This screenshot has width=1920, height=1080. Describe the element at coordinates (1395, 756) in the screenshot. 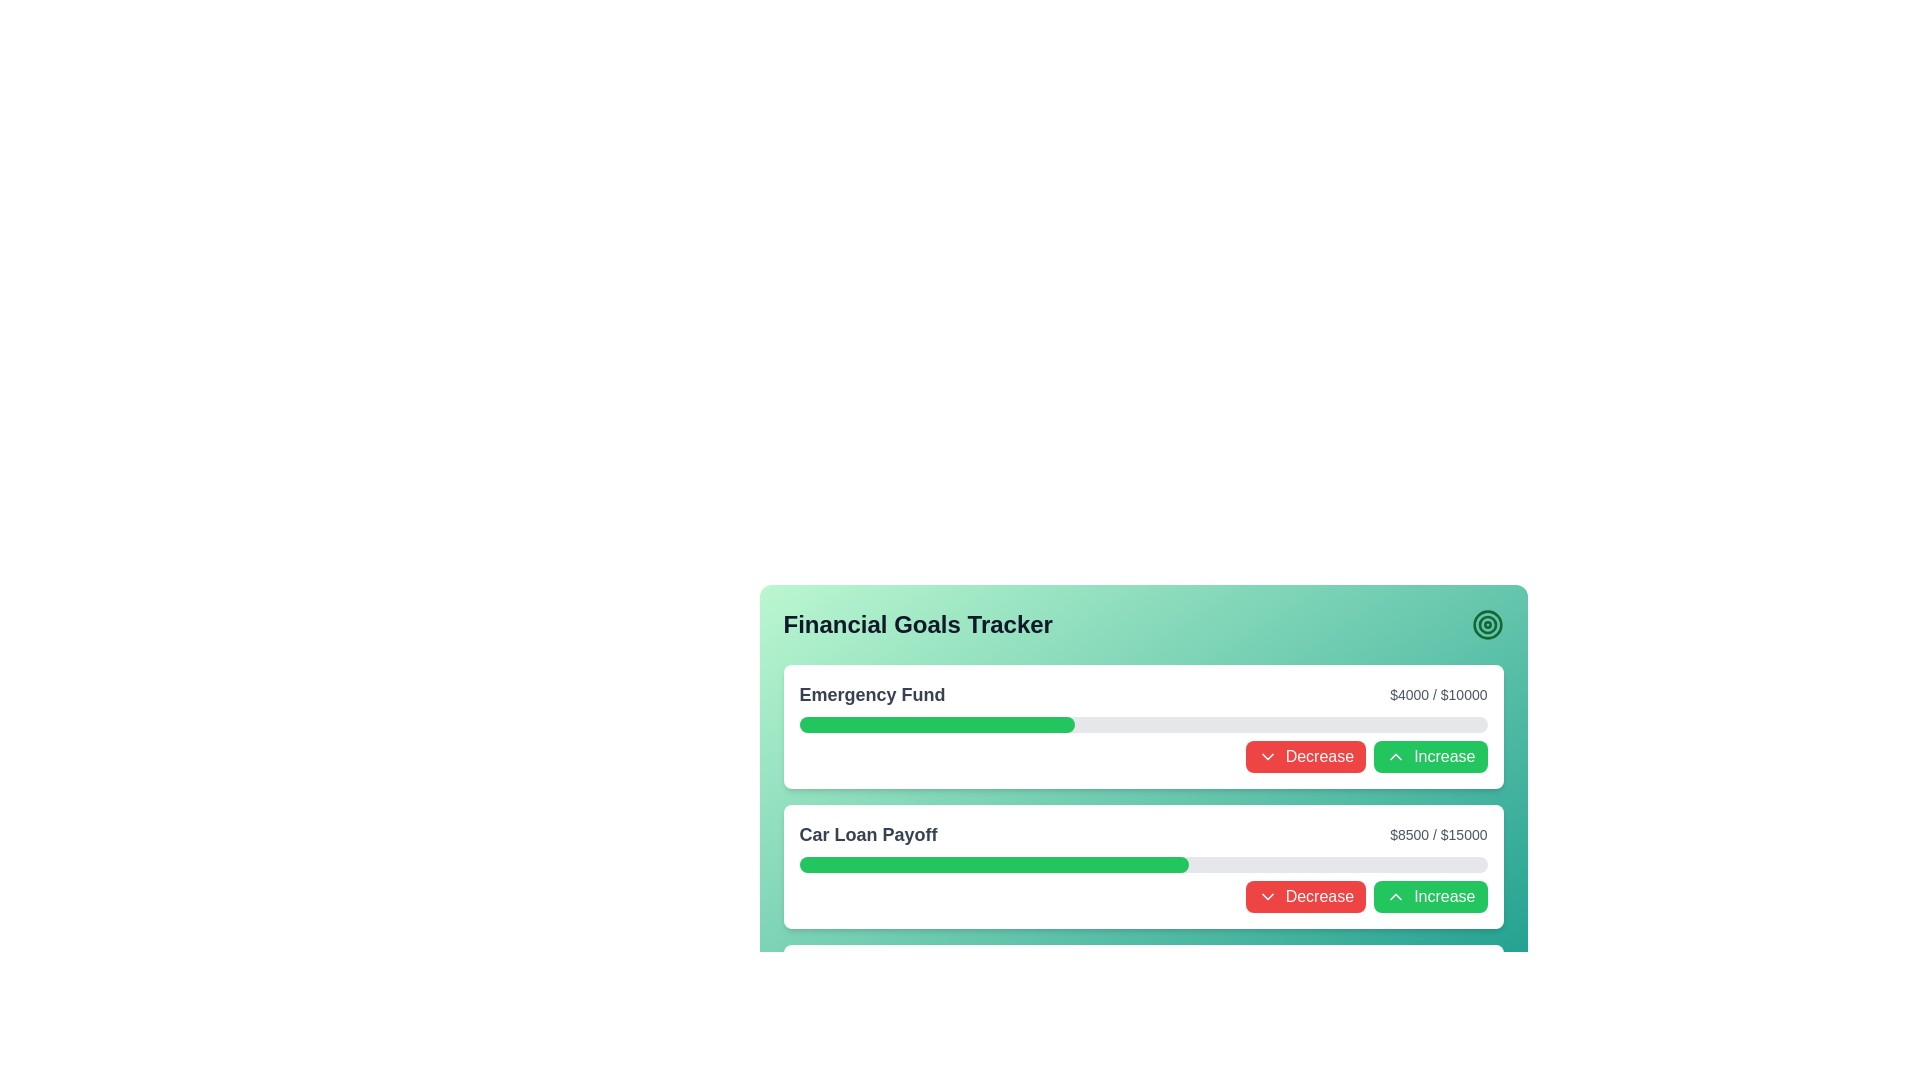

I see `the upward chevron SVG icon within the green 'Increase' button, which is located to the right of the 'Decrease' button in the goal tracker row titled 'Emergency Fund'` at that location.